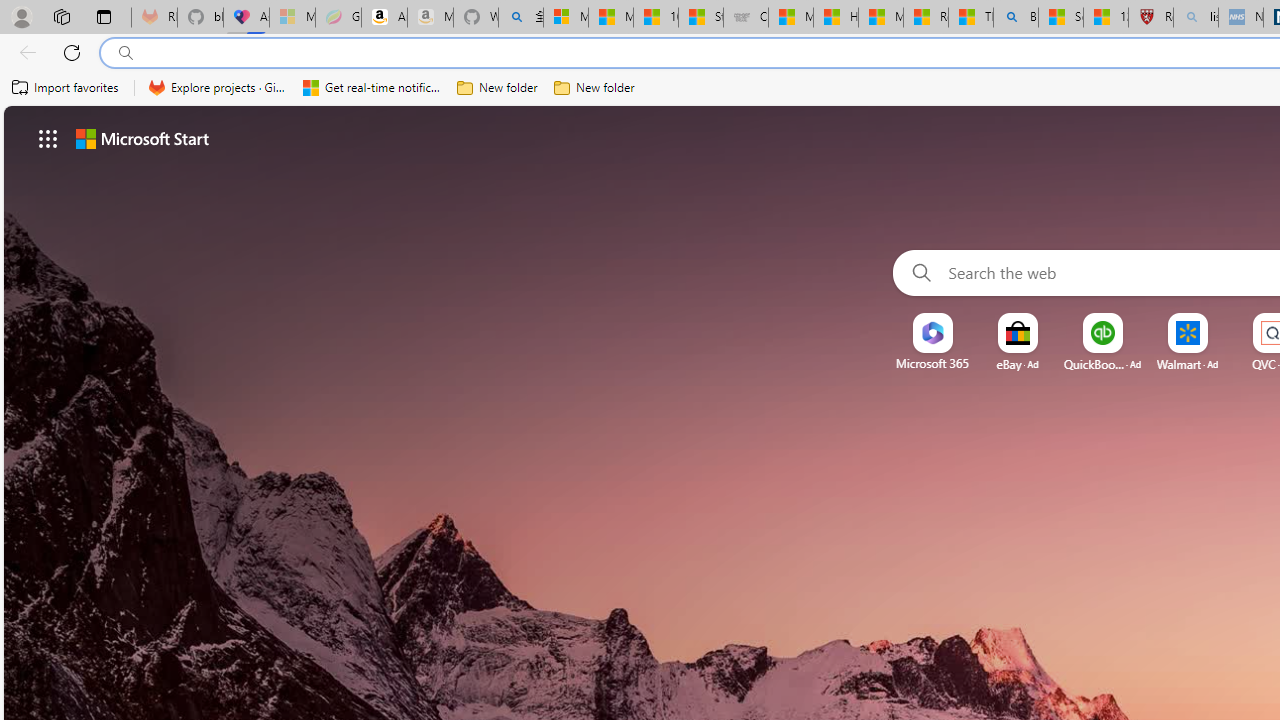 Image resolution: width=1280 pixels, height=720 pixels. I want to click on 'Bing', so click(1016, 17).